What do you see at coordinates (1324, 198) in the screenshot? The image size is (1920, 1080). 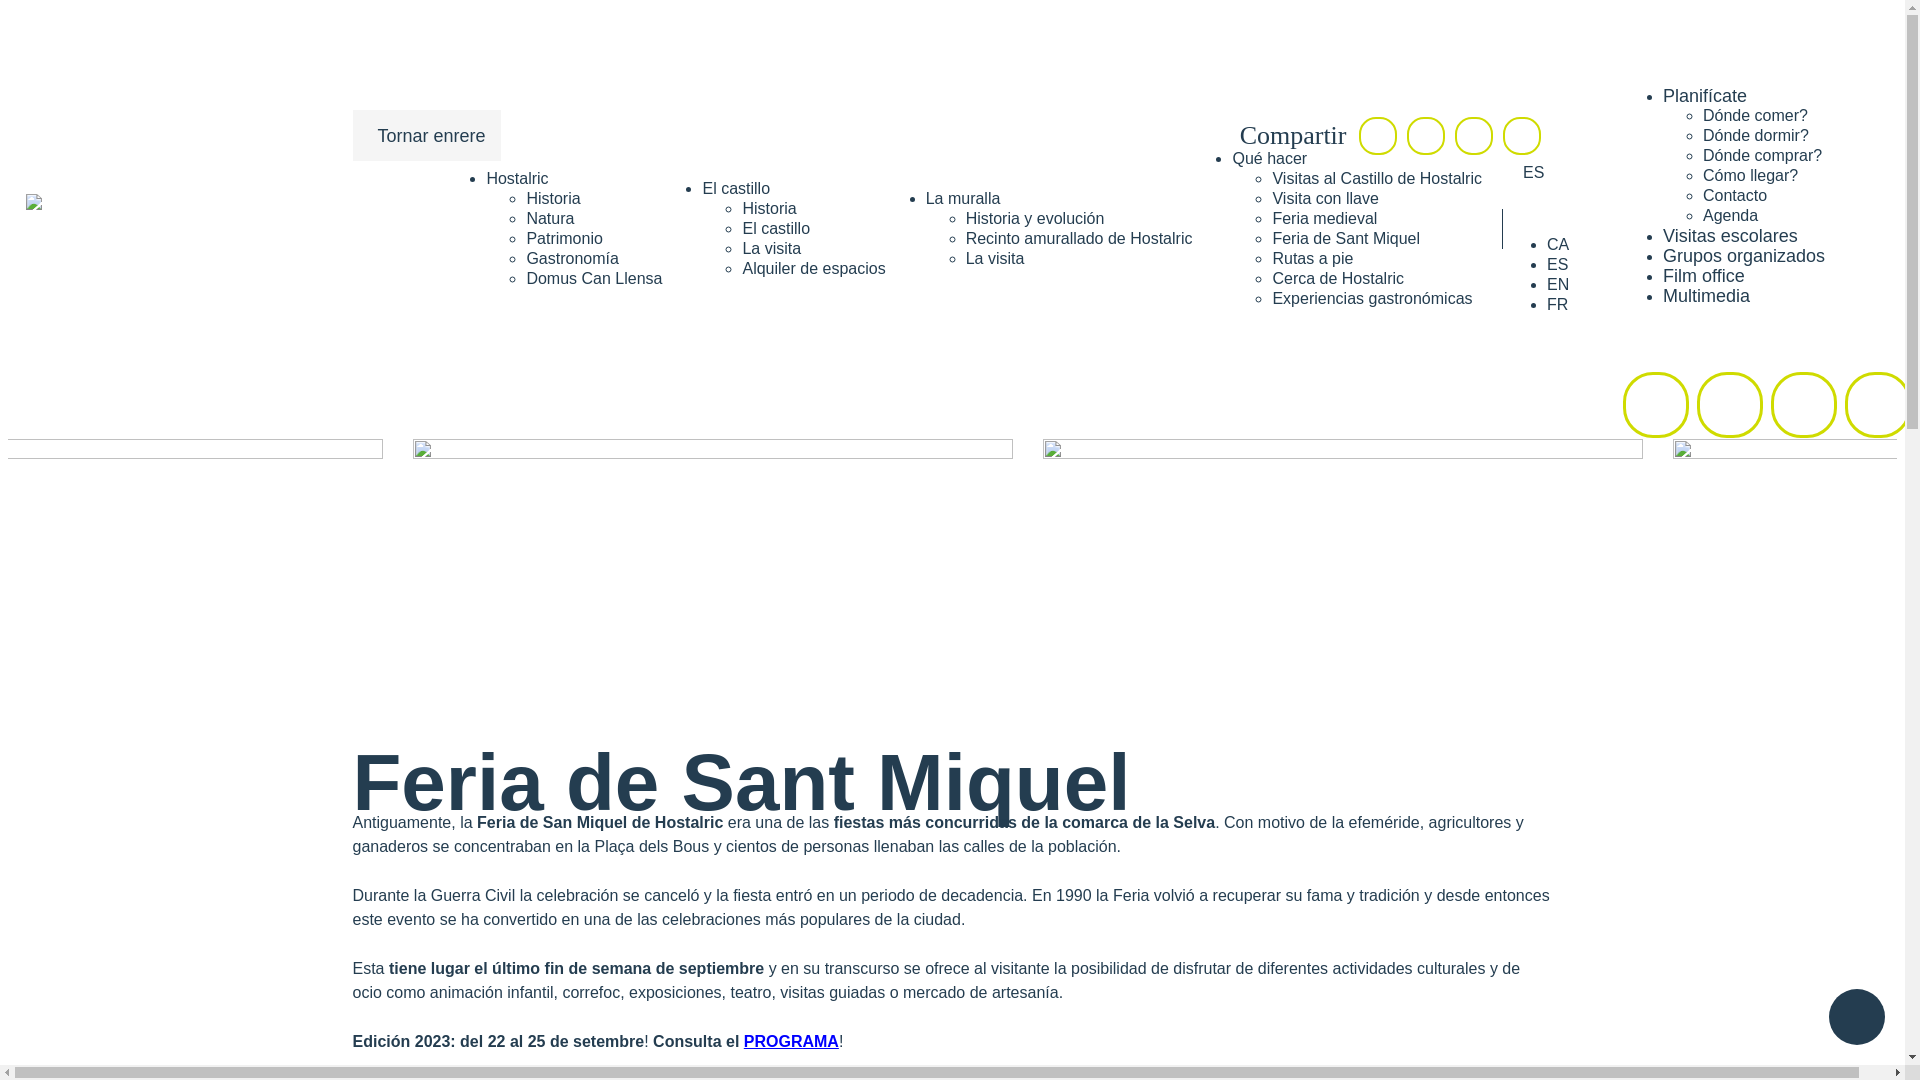 I see `'Visita con llave'` at bounding box center [1324, 198].